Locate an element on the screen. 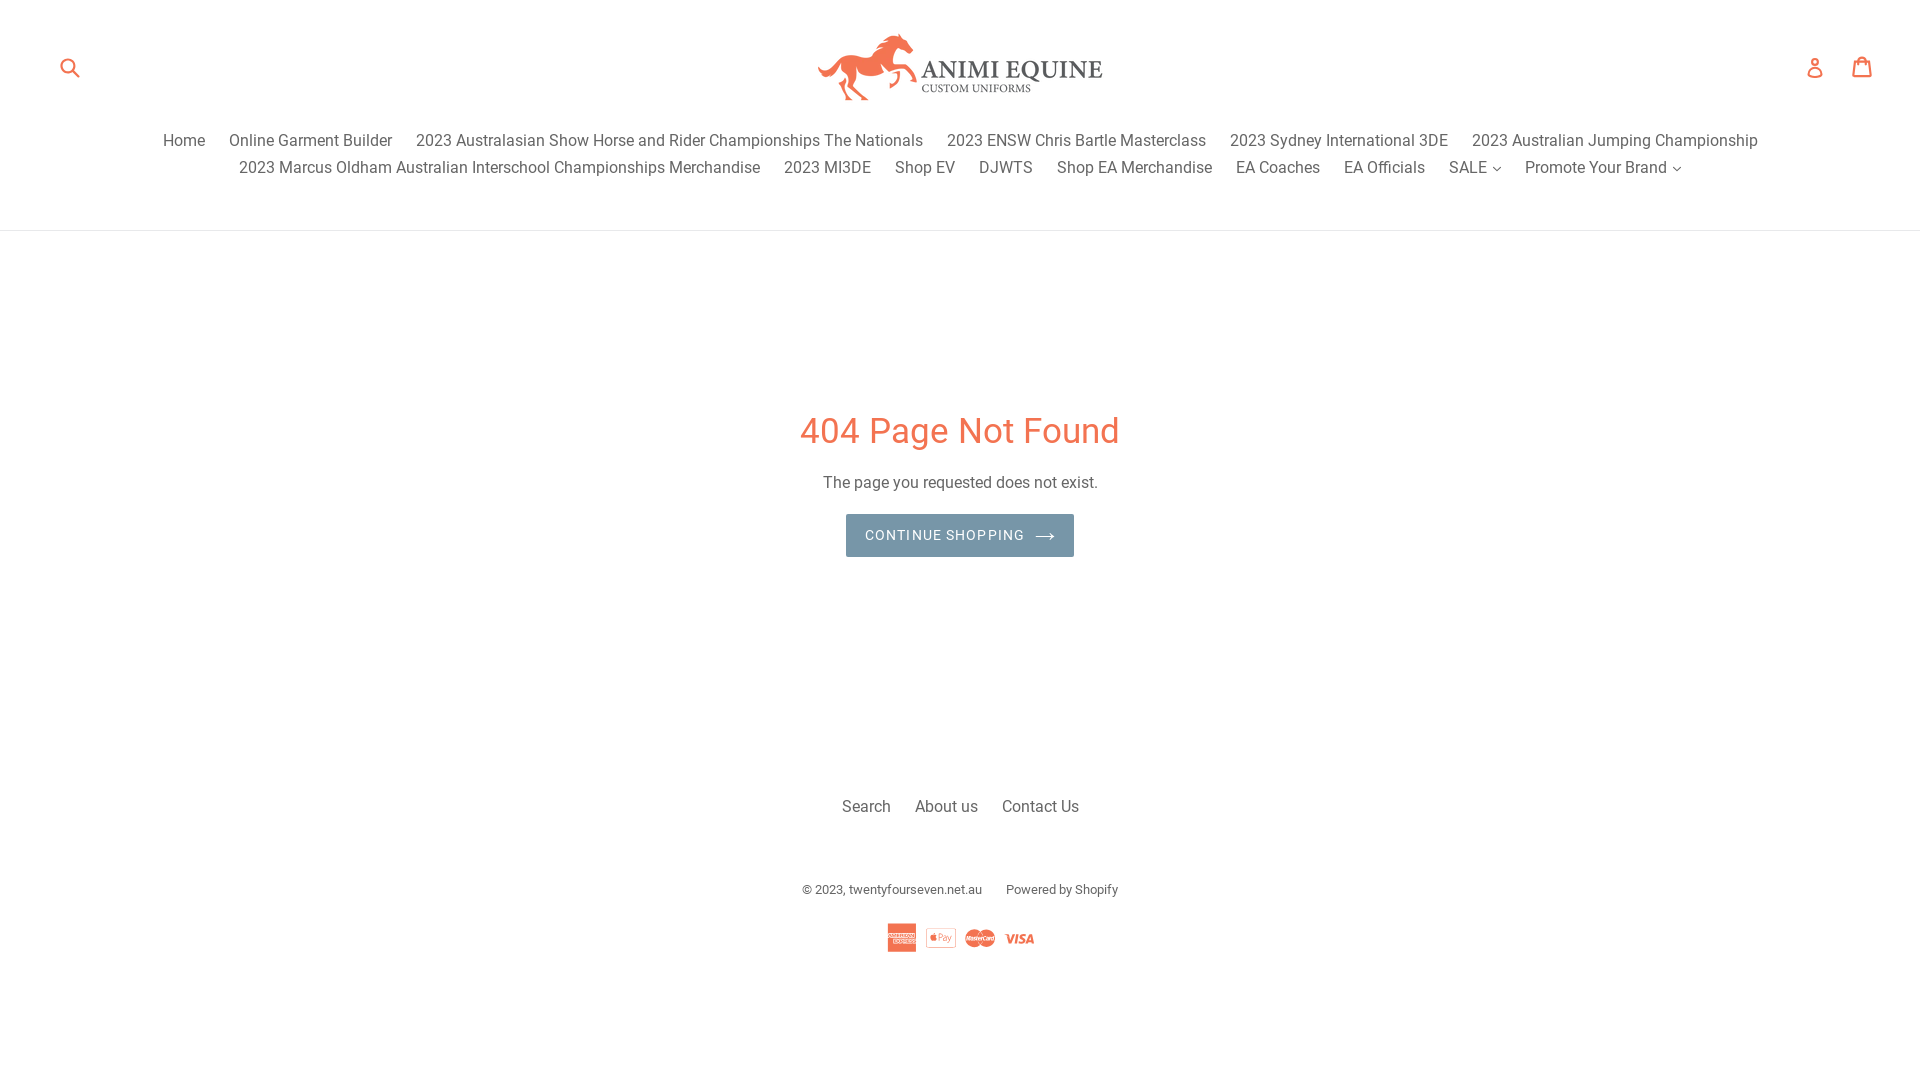 This screenshot has height=1080, width=1920. '2023 Australian Jumping Championship' is located at coordinates (1614, 141).